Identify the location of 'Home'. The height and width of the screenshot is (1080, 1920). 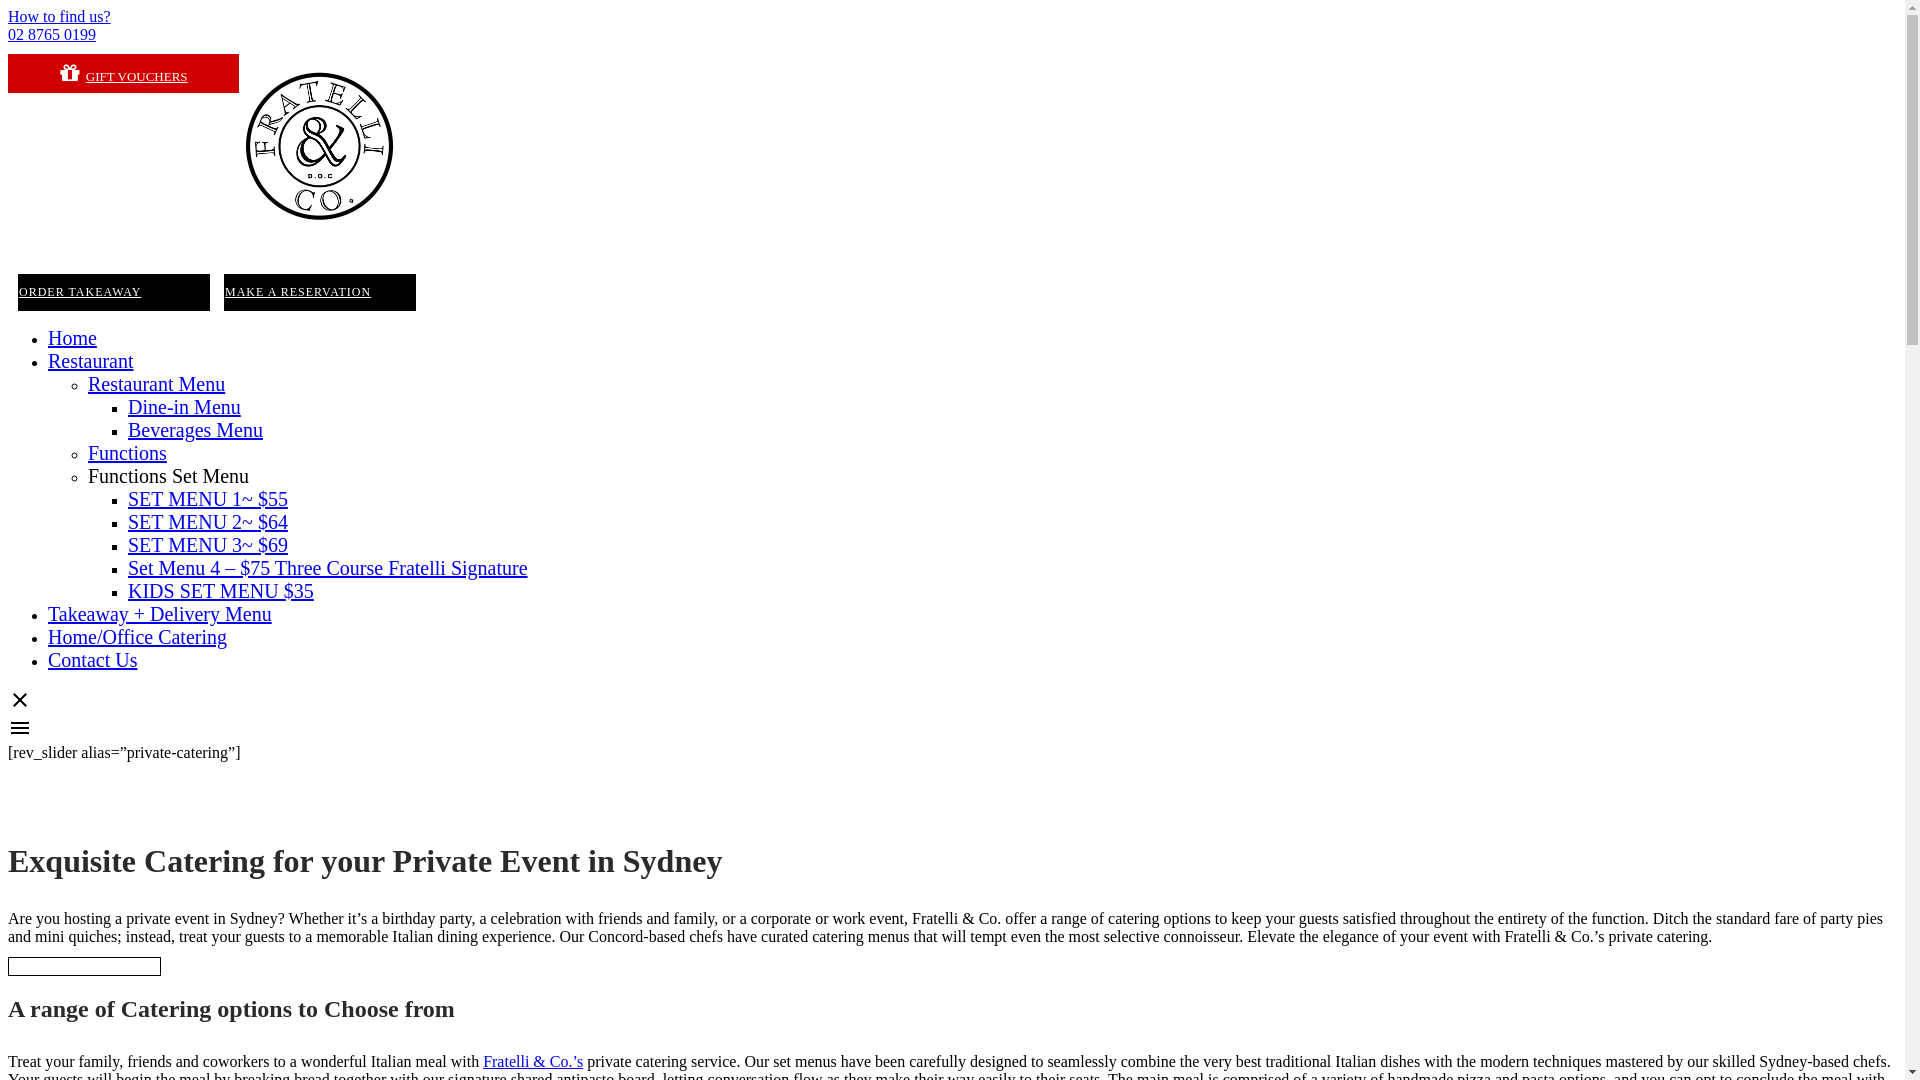
(48, 337).